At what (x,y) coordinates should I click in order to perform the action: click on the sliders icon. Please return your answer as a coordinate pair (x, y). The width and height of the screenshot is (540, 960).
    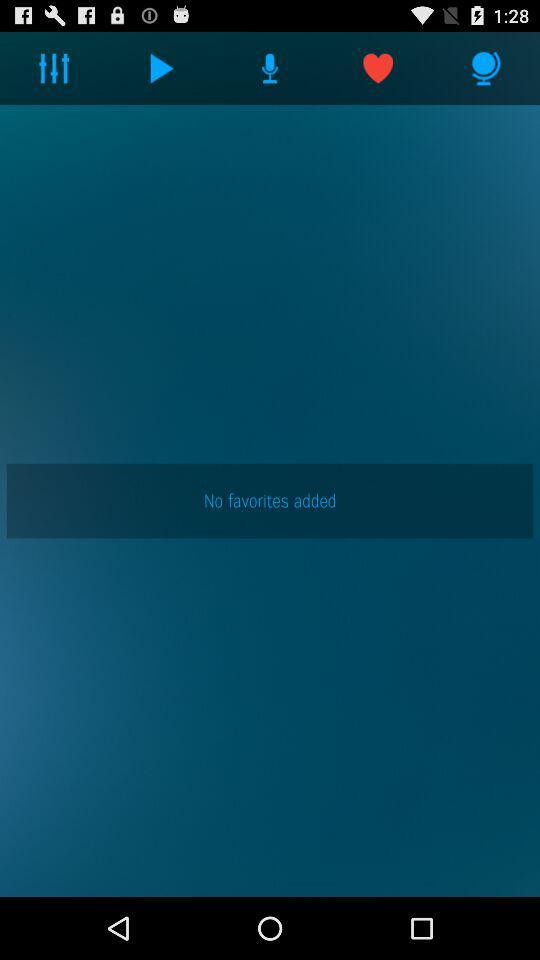
    Looking at the image, I should click on (54, 72).